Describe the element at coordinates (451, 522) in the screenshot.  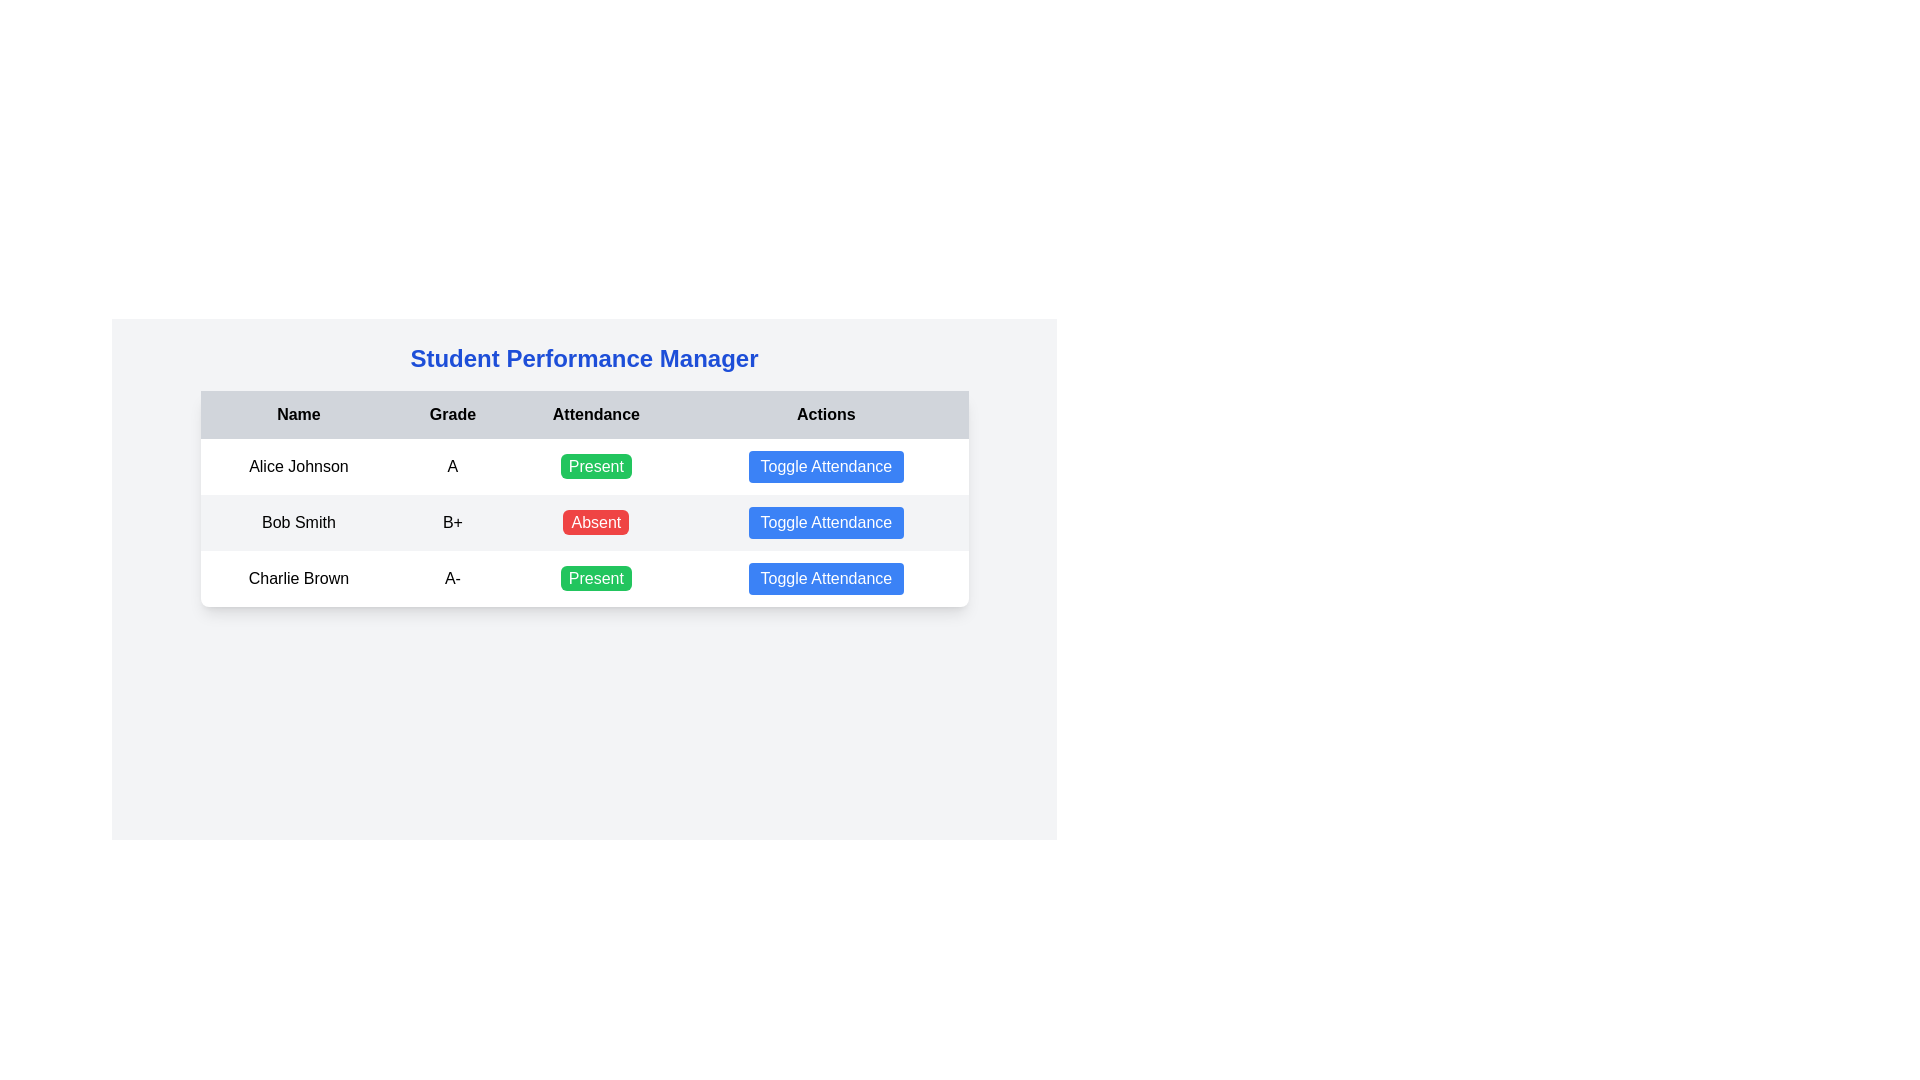
I see `the 'B+' text label element styled in bold font, located in the second row under the 'Grade' column associated with 'Bob Smith'` at that location.